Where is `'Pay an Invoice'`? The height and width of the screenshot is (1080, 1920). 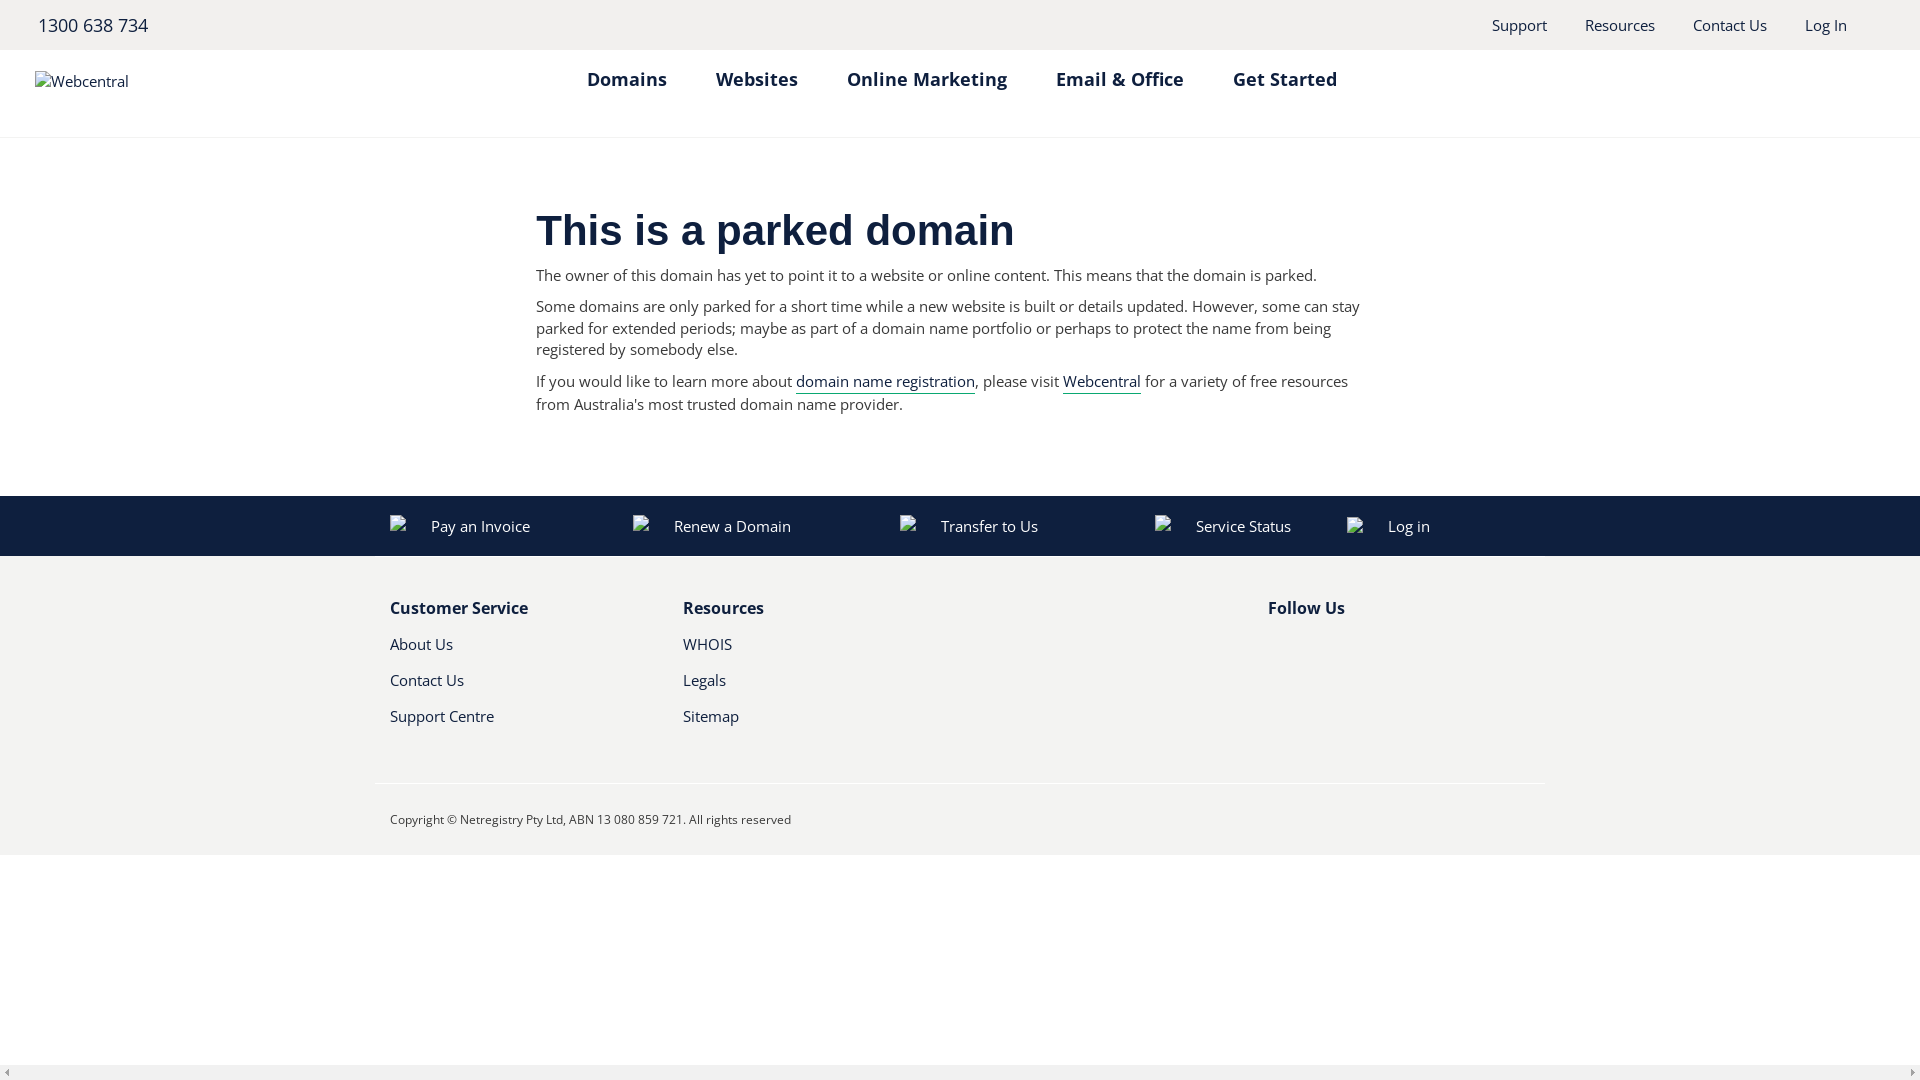 'Pay an Invoice' is located at coordinates (459, 524).